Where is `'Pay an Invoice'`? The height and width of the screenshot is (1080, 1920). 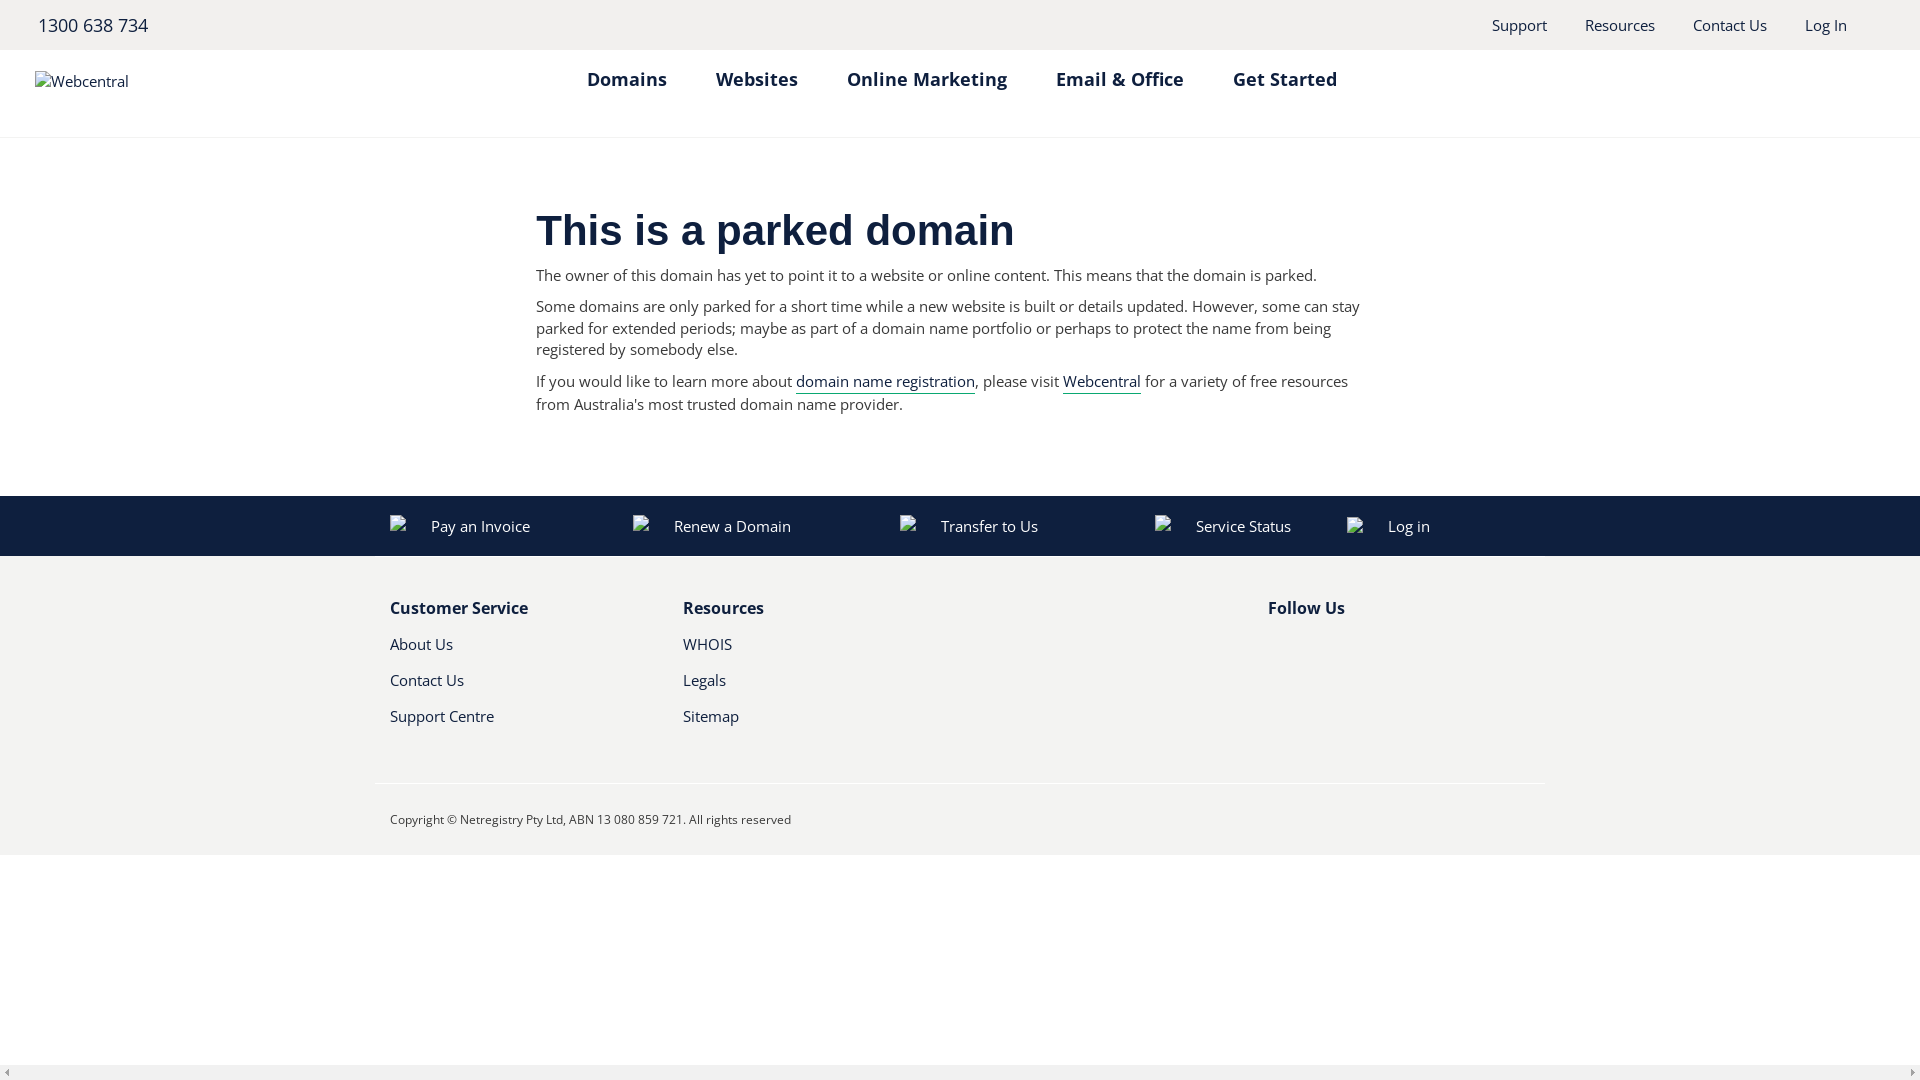 'Pay an Invoice' is located at coordinates (459, 524).